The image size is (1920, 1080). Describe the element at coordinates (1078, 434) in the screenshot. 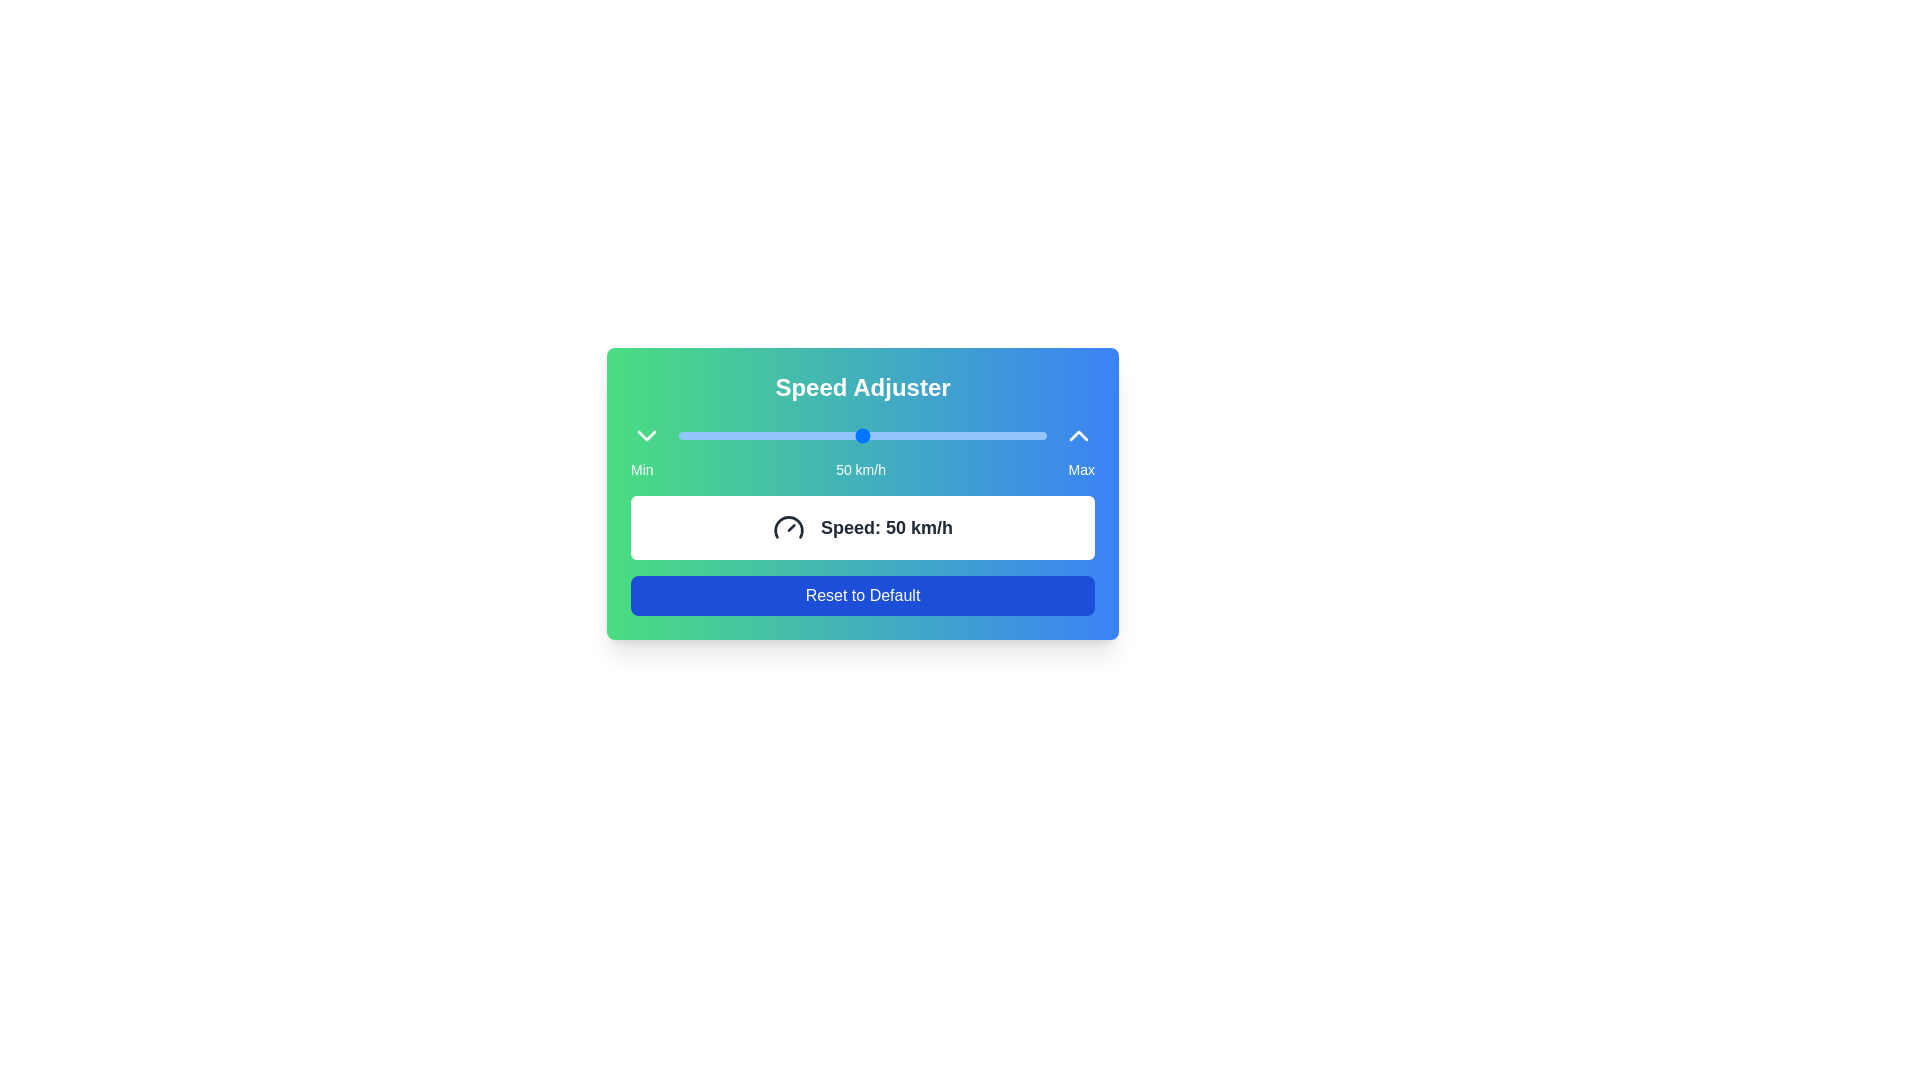

I see `the chevron-up icon with a white outline on a blue background located at the rightmost corner of the UI section` at that location.